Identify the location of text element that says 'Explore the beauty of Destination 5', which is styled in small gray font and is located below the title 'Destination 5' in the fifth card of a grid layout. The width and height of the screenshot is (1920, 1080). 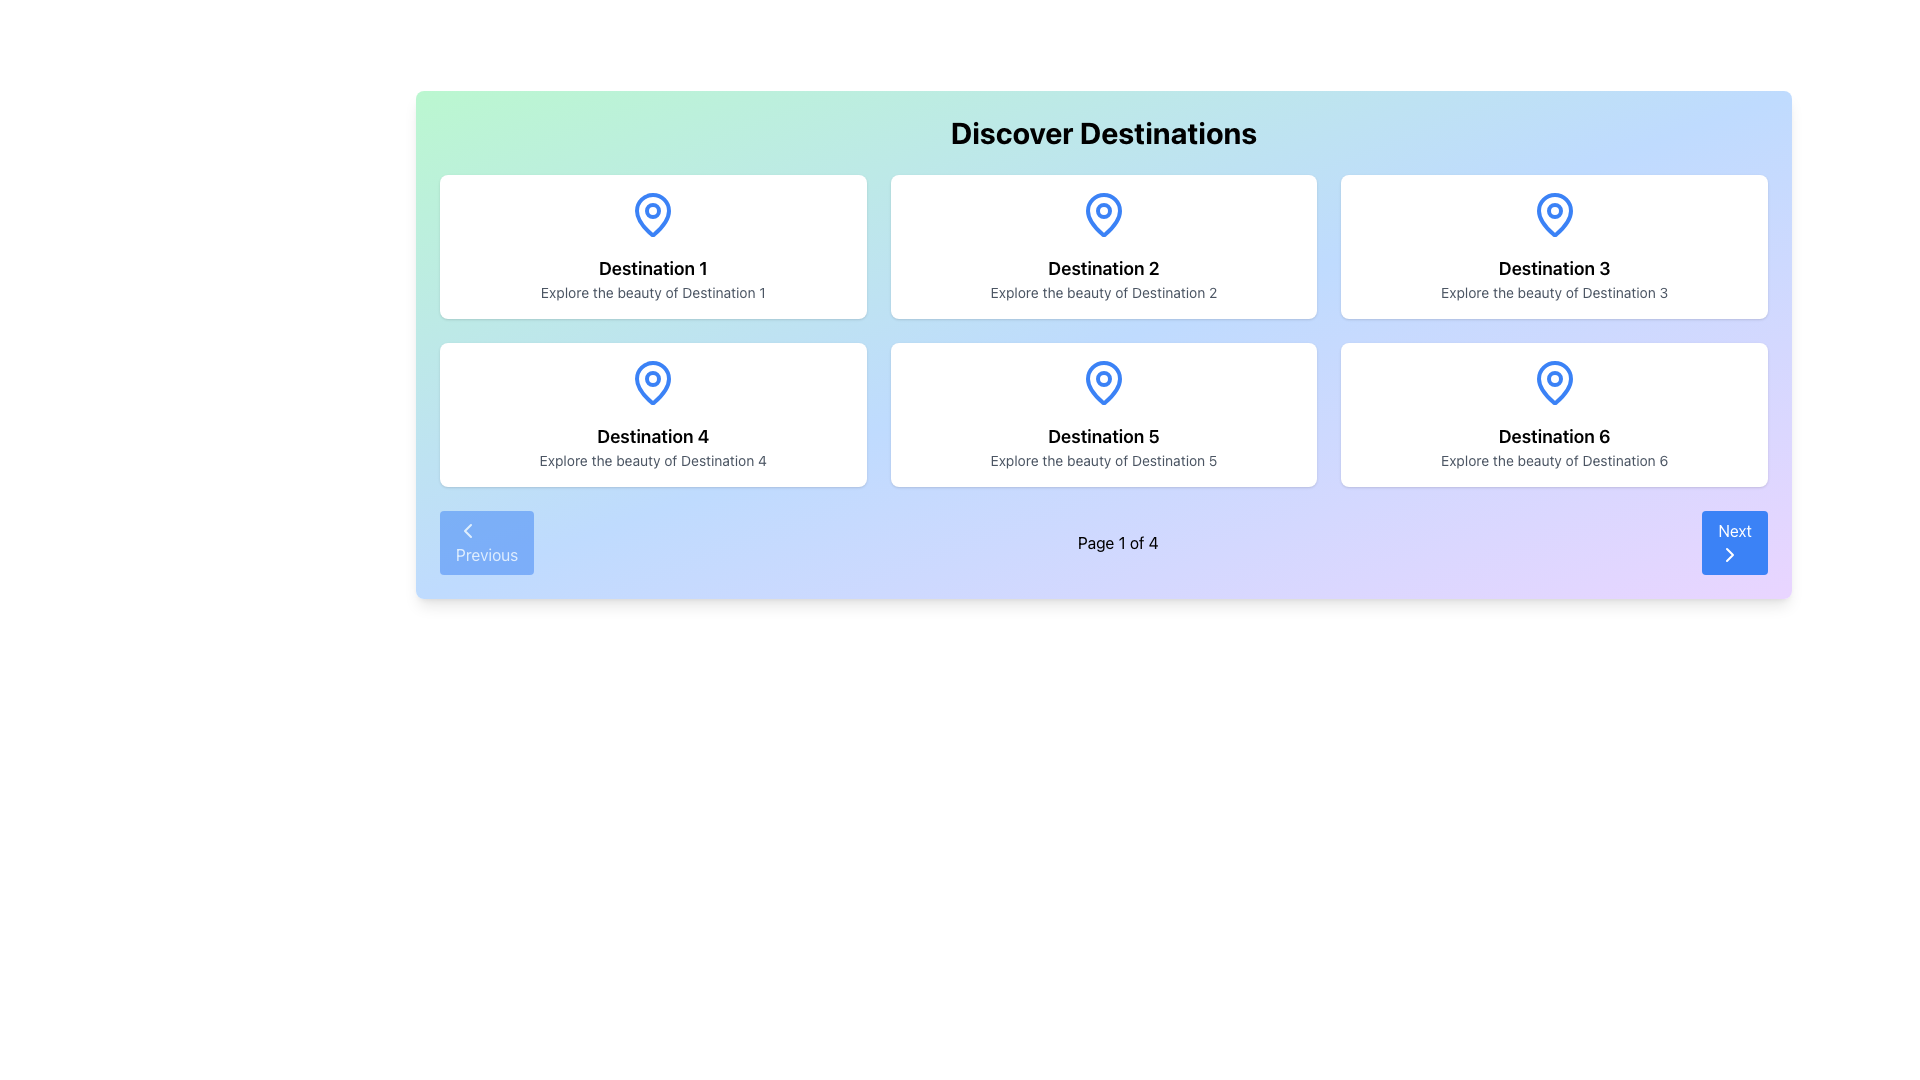
(1103, 461).